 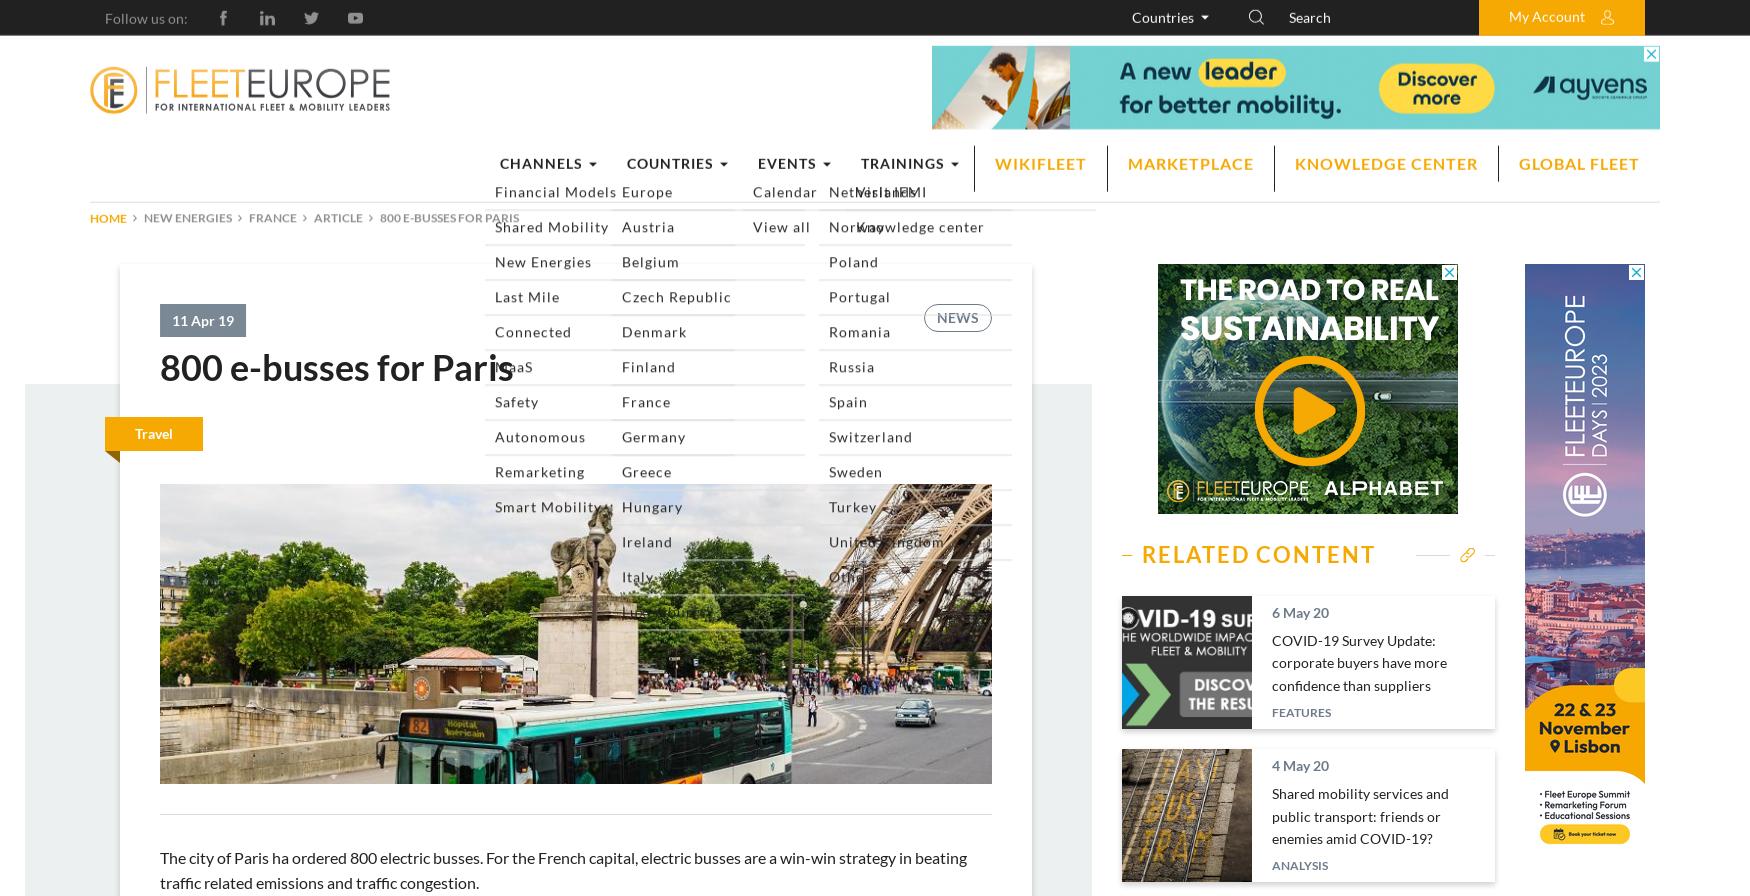 What do you see at coordinates (1177, 444) in the screenshot?
I see `'Portugal'` at bounding box center [1177, 444].